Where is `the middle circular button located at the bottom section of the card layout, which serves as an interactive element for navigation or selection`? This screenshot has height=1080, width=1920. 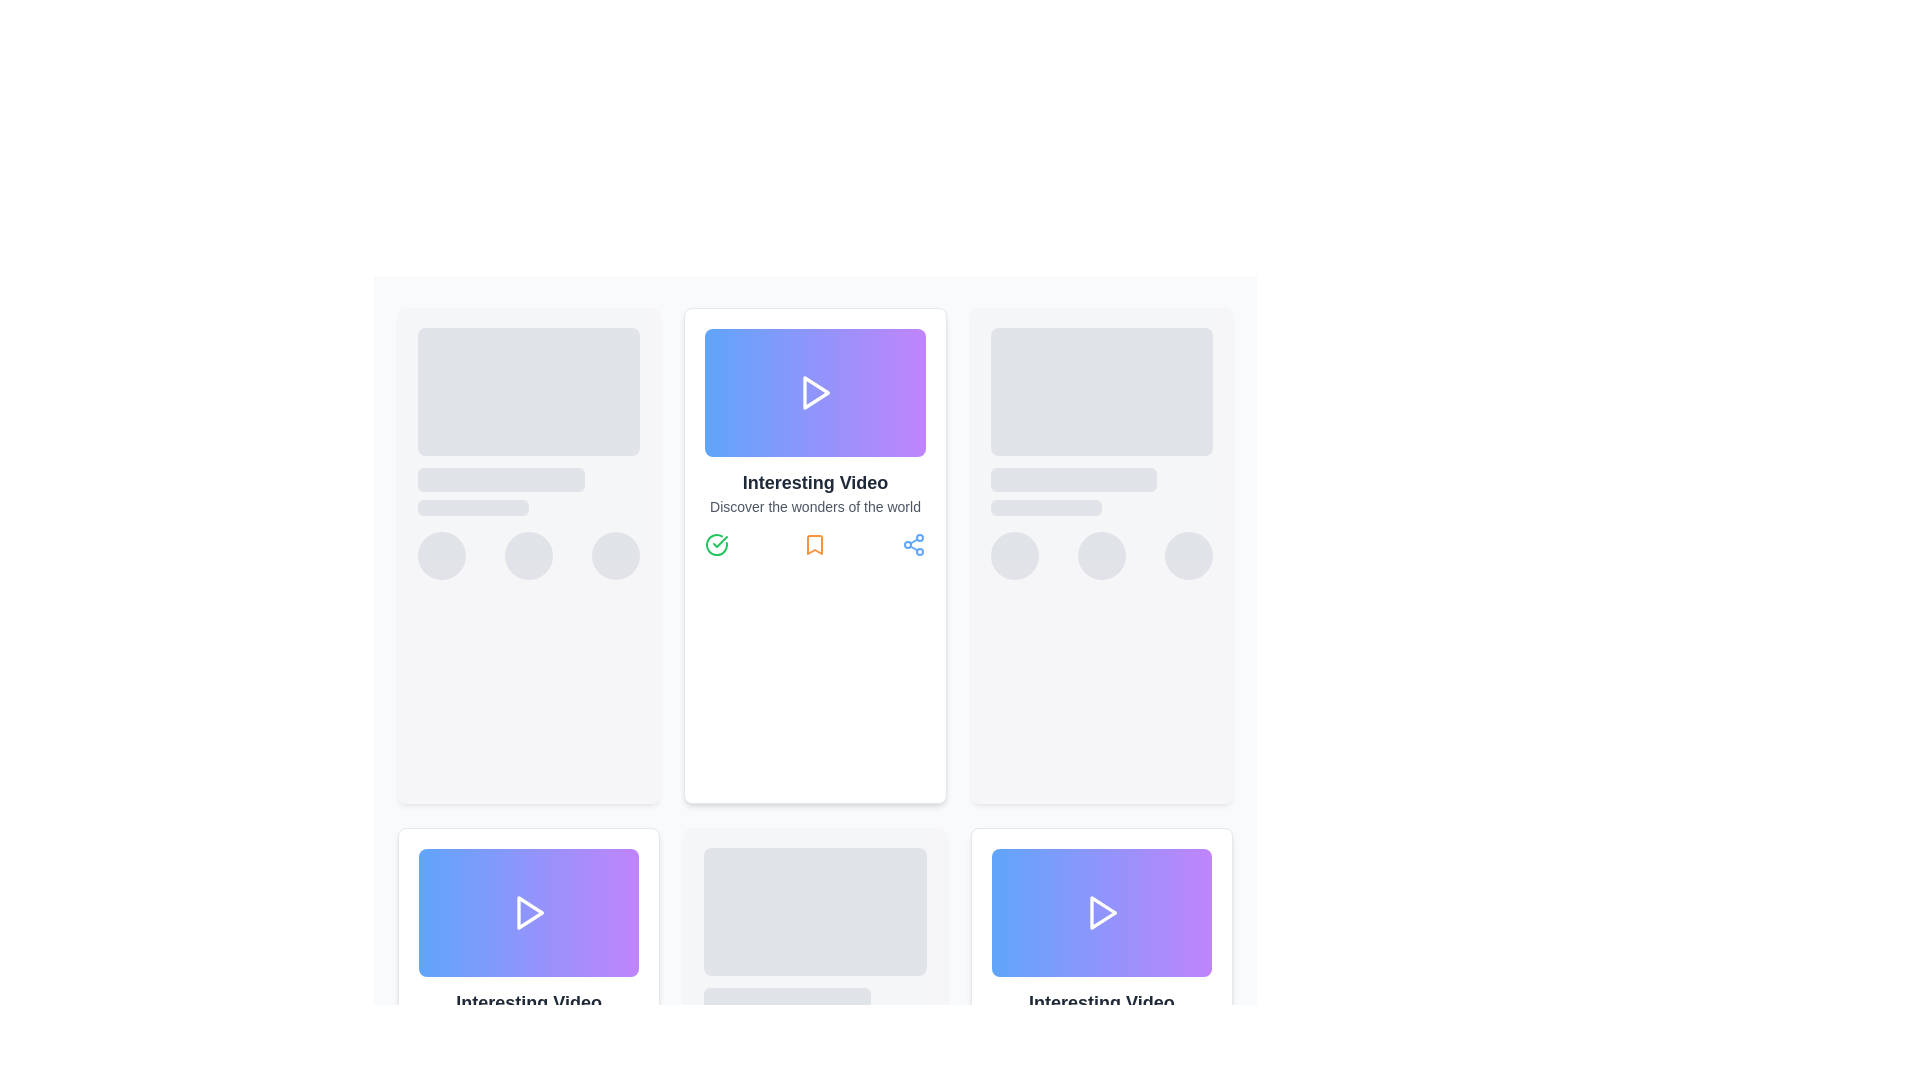 the middle circular button located at the bottom section of the card layout, which serves as an interactive element for navigation or selection is located at coordinates (529, 555).